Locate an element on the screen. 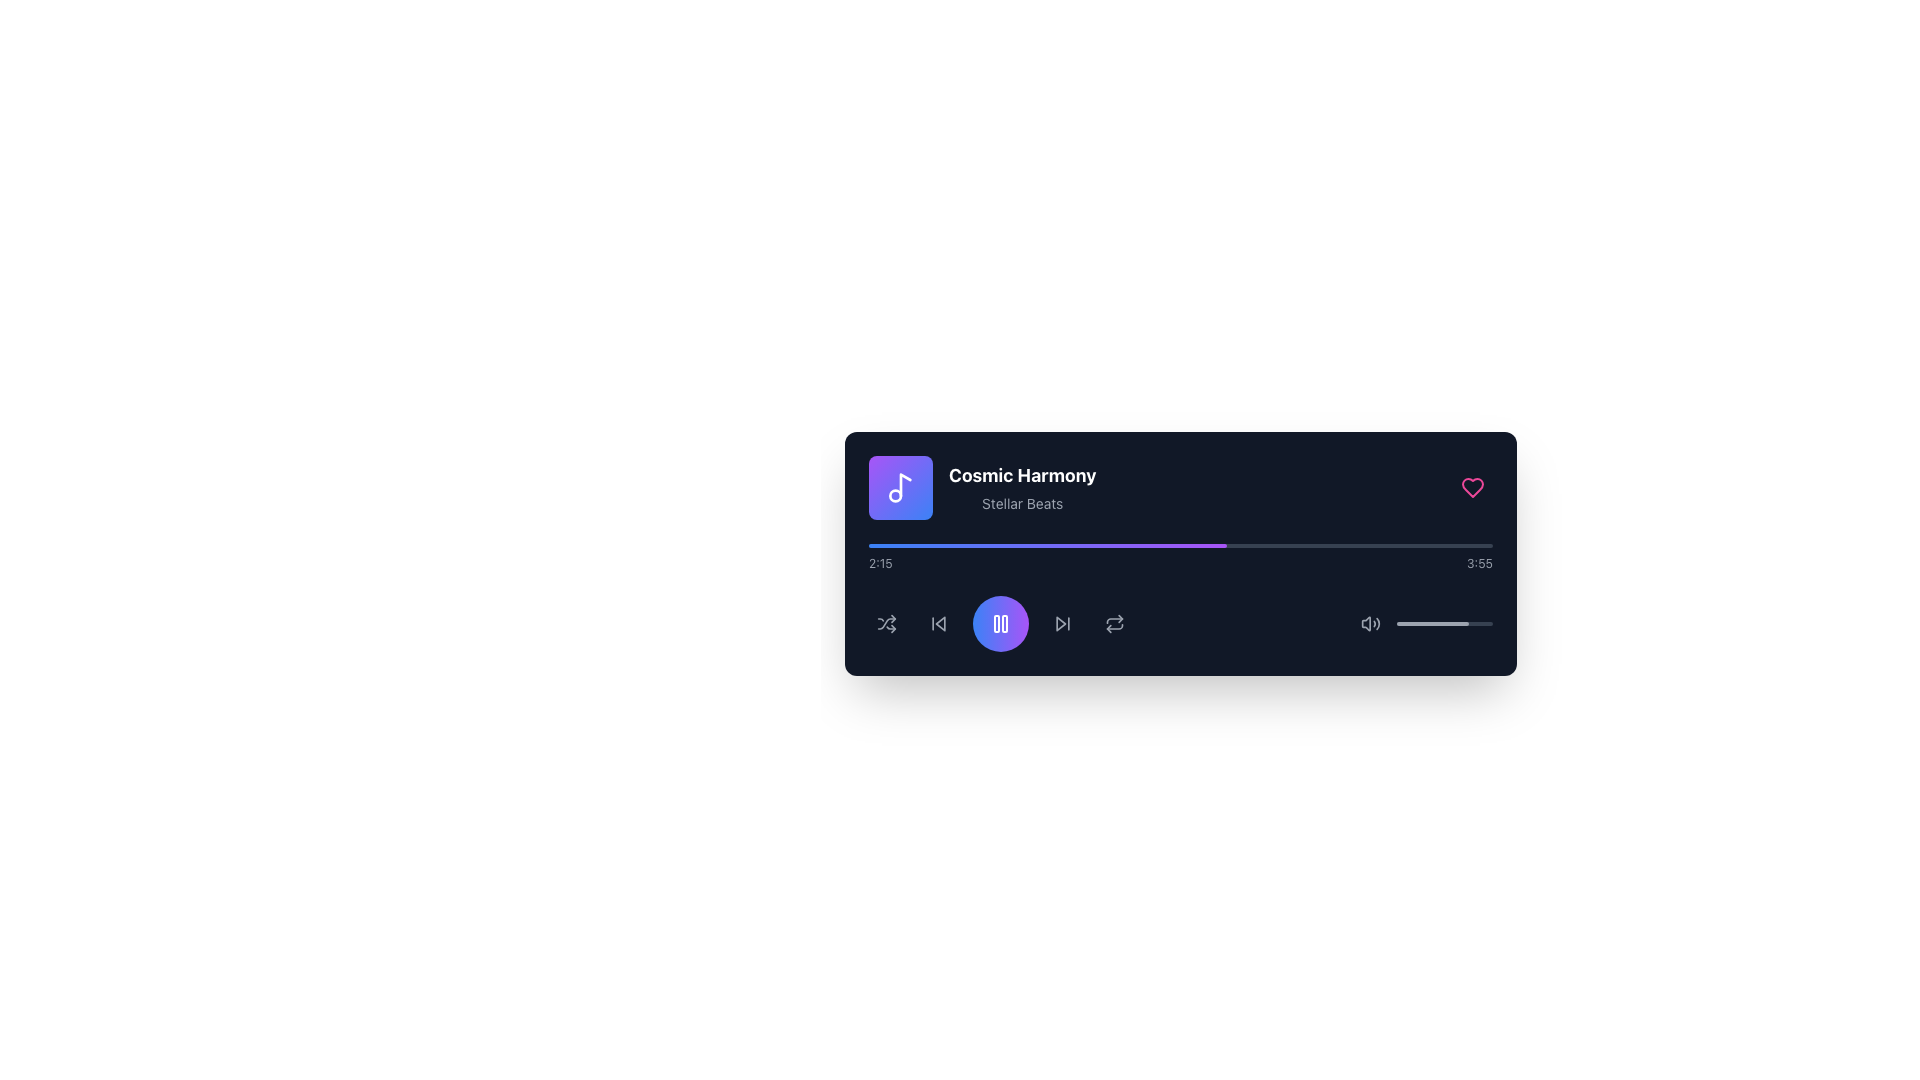  the album art icon for the track 'Cosmic Harmony' is located at coordinates (900, 488).